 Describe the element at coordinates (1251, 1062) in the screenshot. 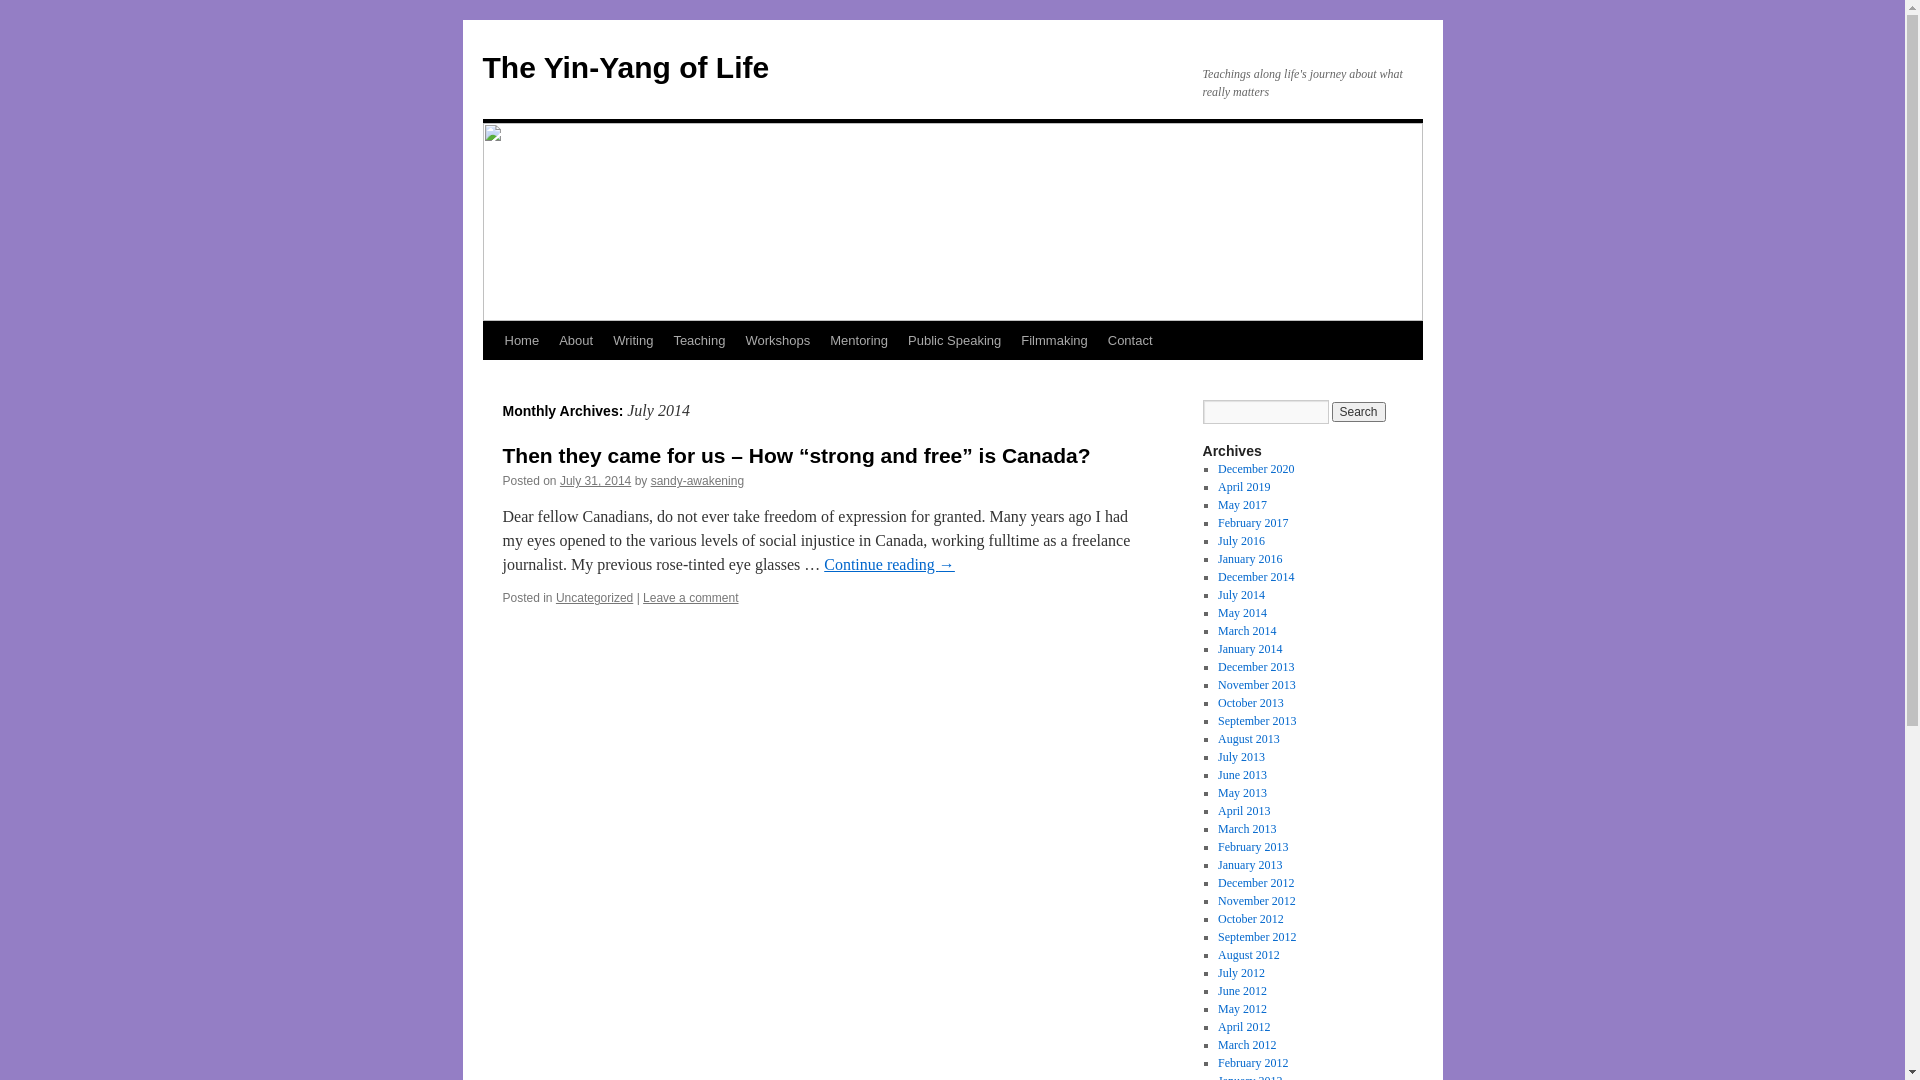

I see `'February 2012'` at that location.